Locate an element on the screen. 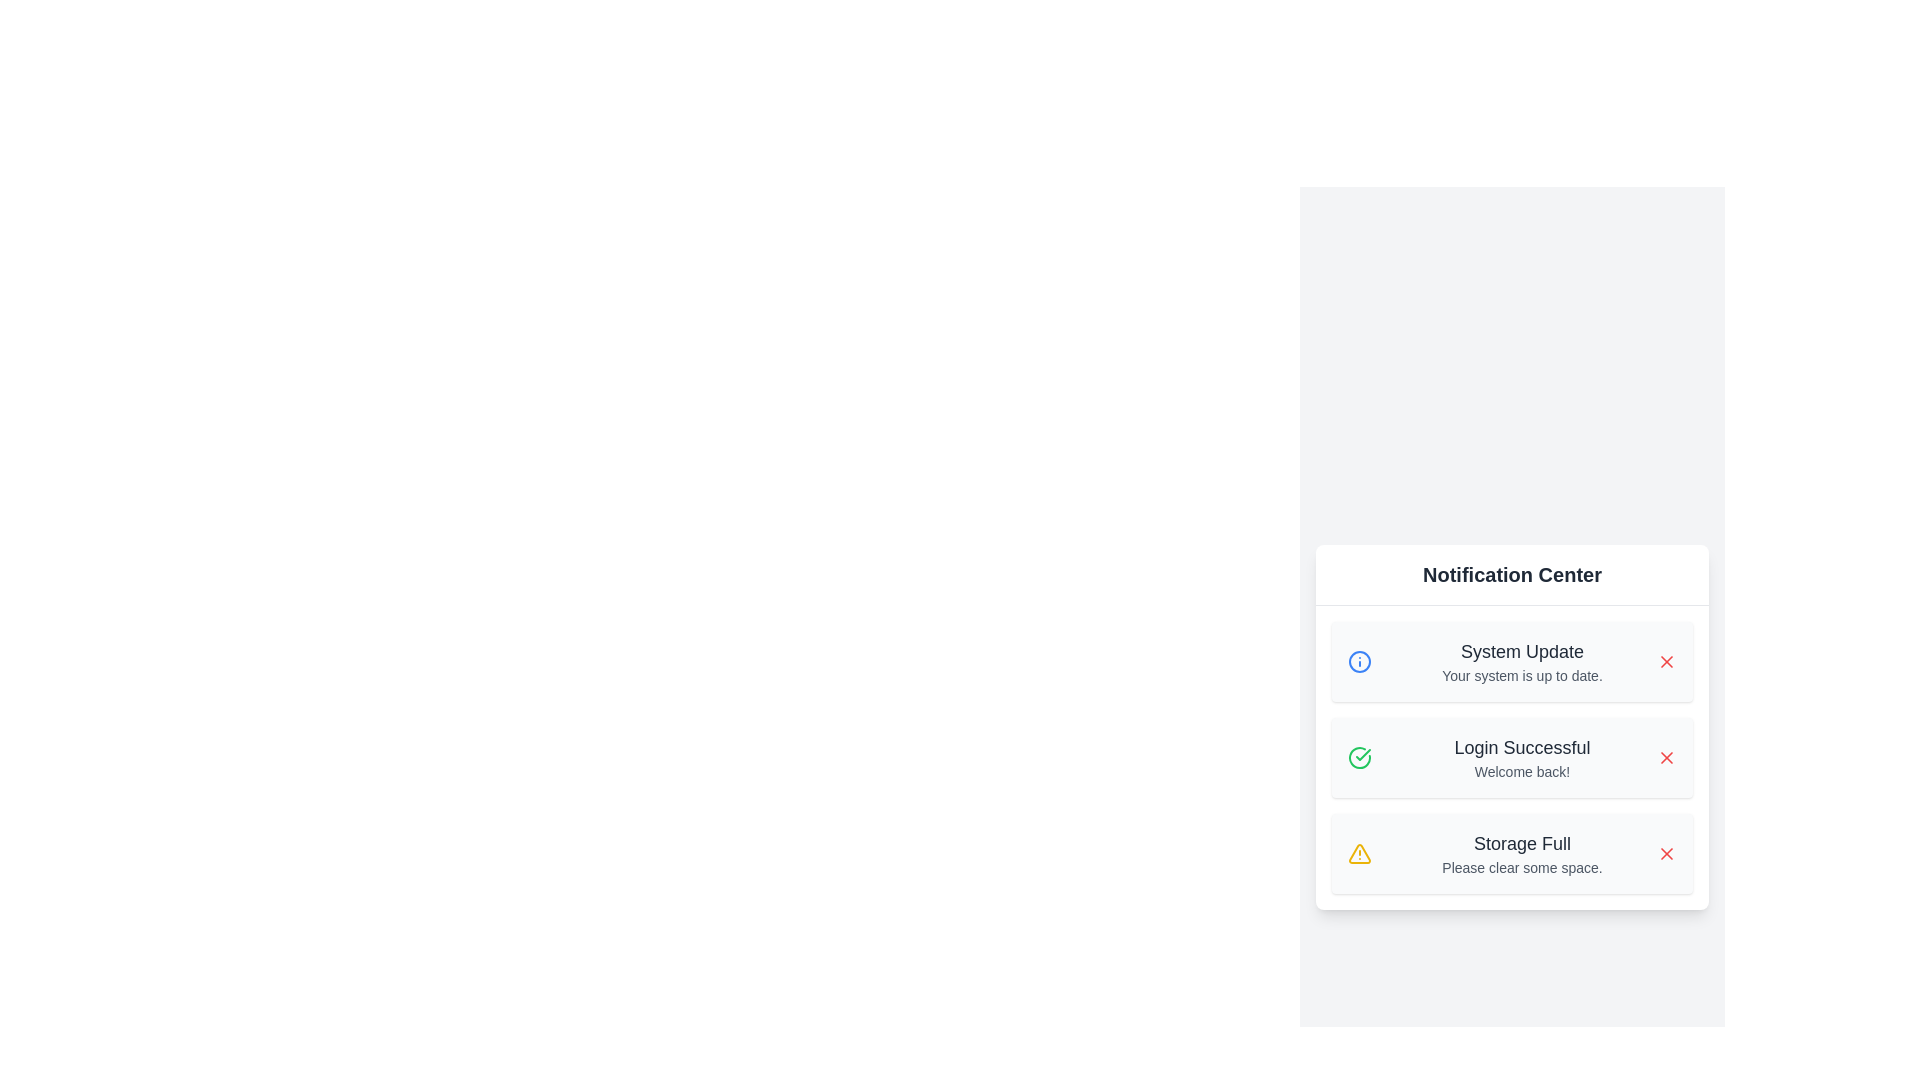 Image resolution: width=1920 pixels, height=1080 pixels. the text label displaying 'Login Successful' which is styled in gray and is located within a notification card layout is located at coordinates (1521, 747).